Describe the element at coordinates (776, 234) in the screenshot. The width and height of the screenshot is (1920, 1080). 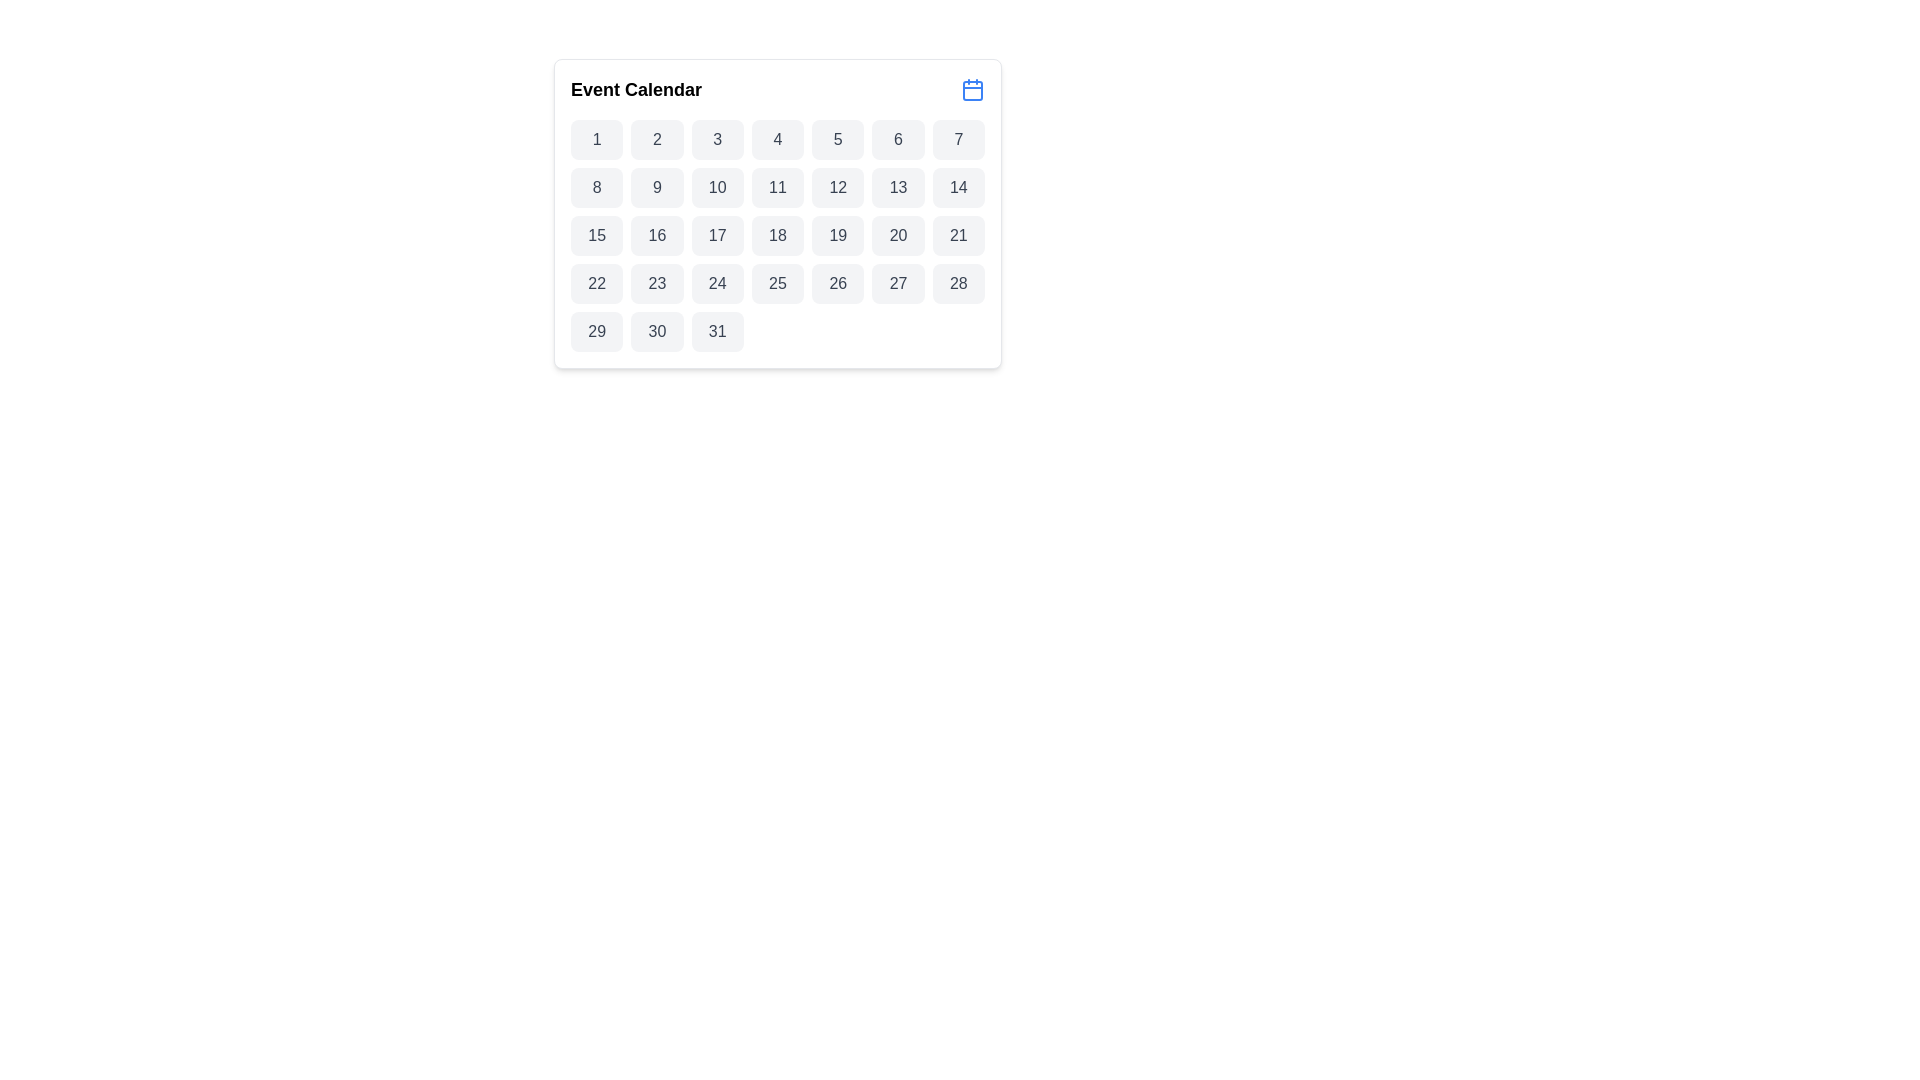
I see `the button representing the date '18' in the calendar` at that location.